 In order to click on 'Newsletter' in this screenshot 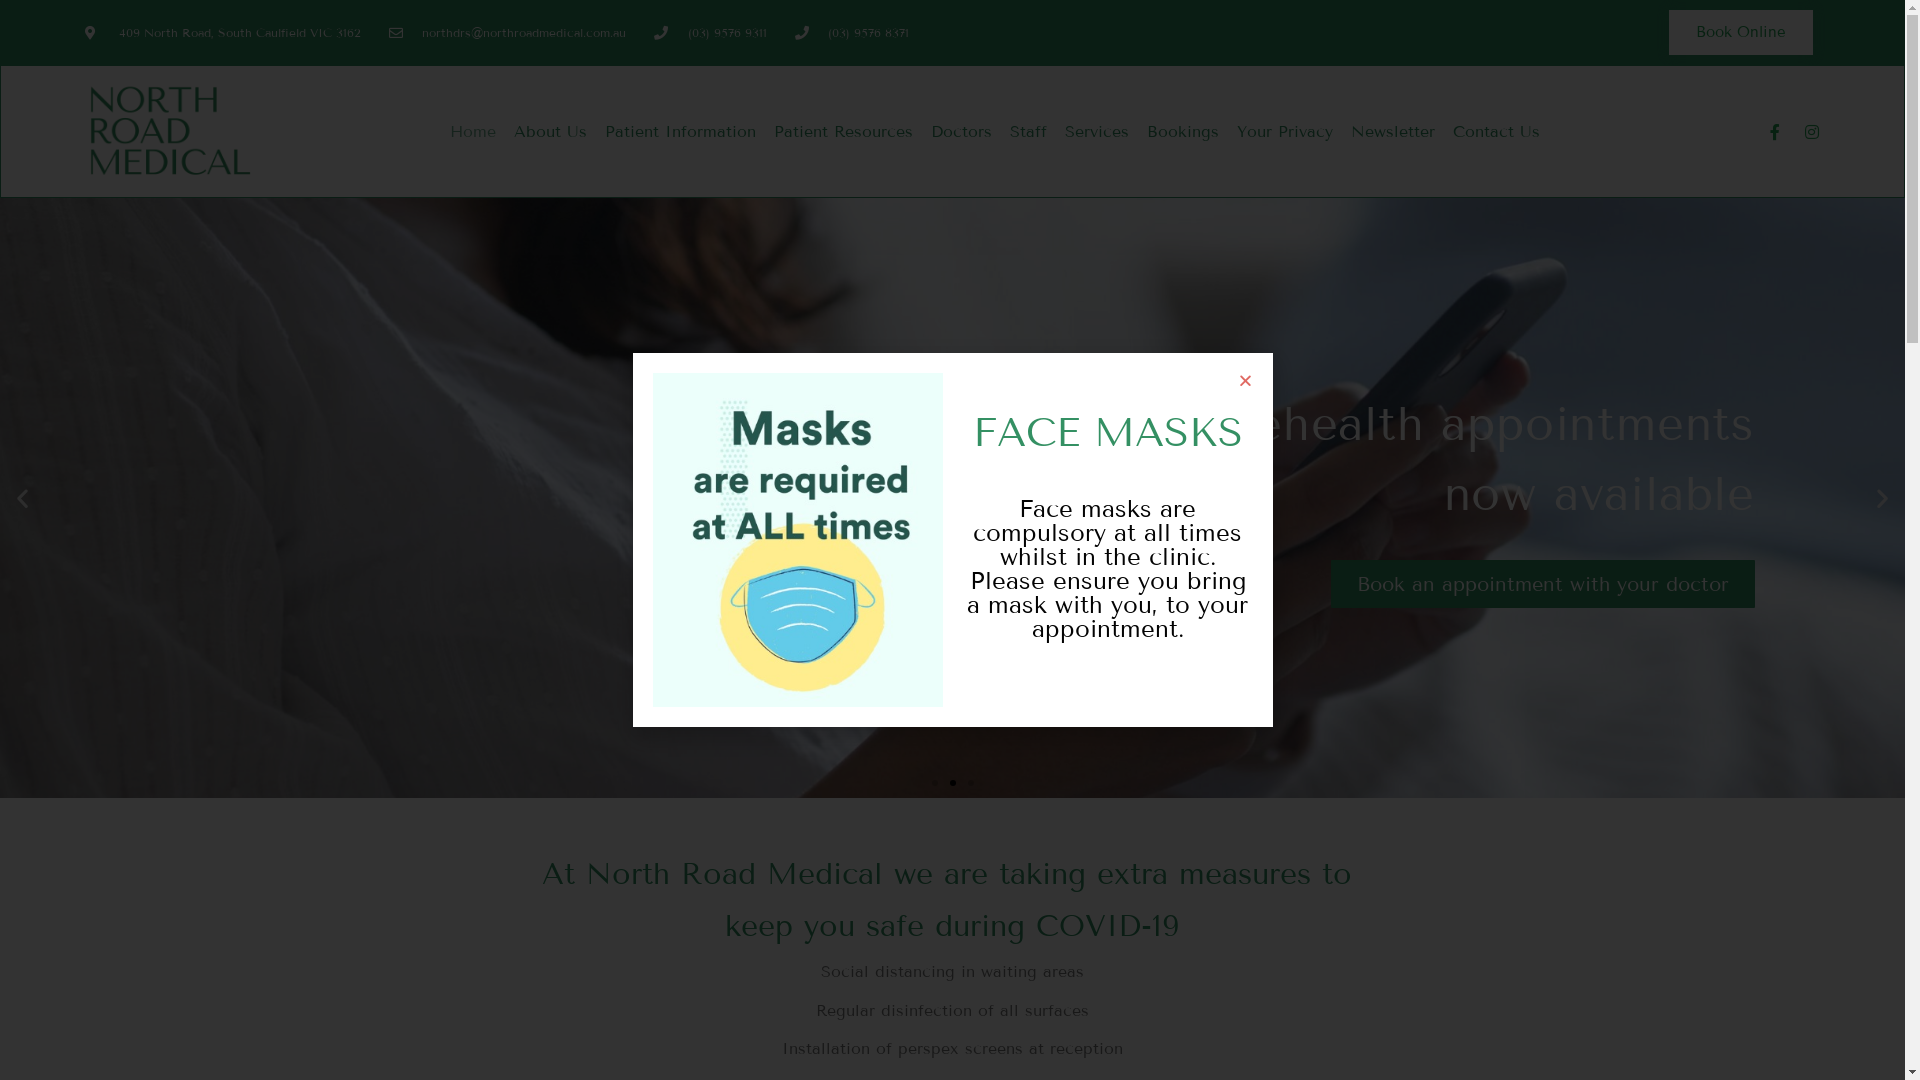, I will do `click(1342, 131)`.